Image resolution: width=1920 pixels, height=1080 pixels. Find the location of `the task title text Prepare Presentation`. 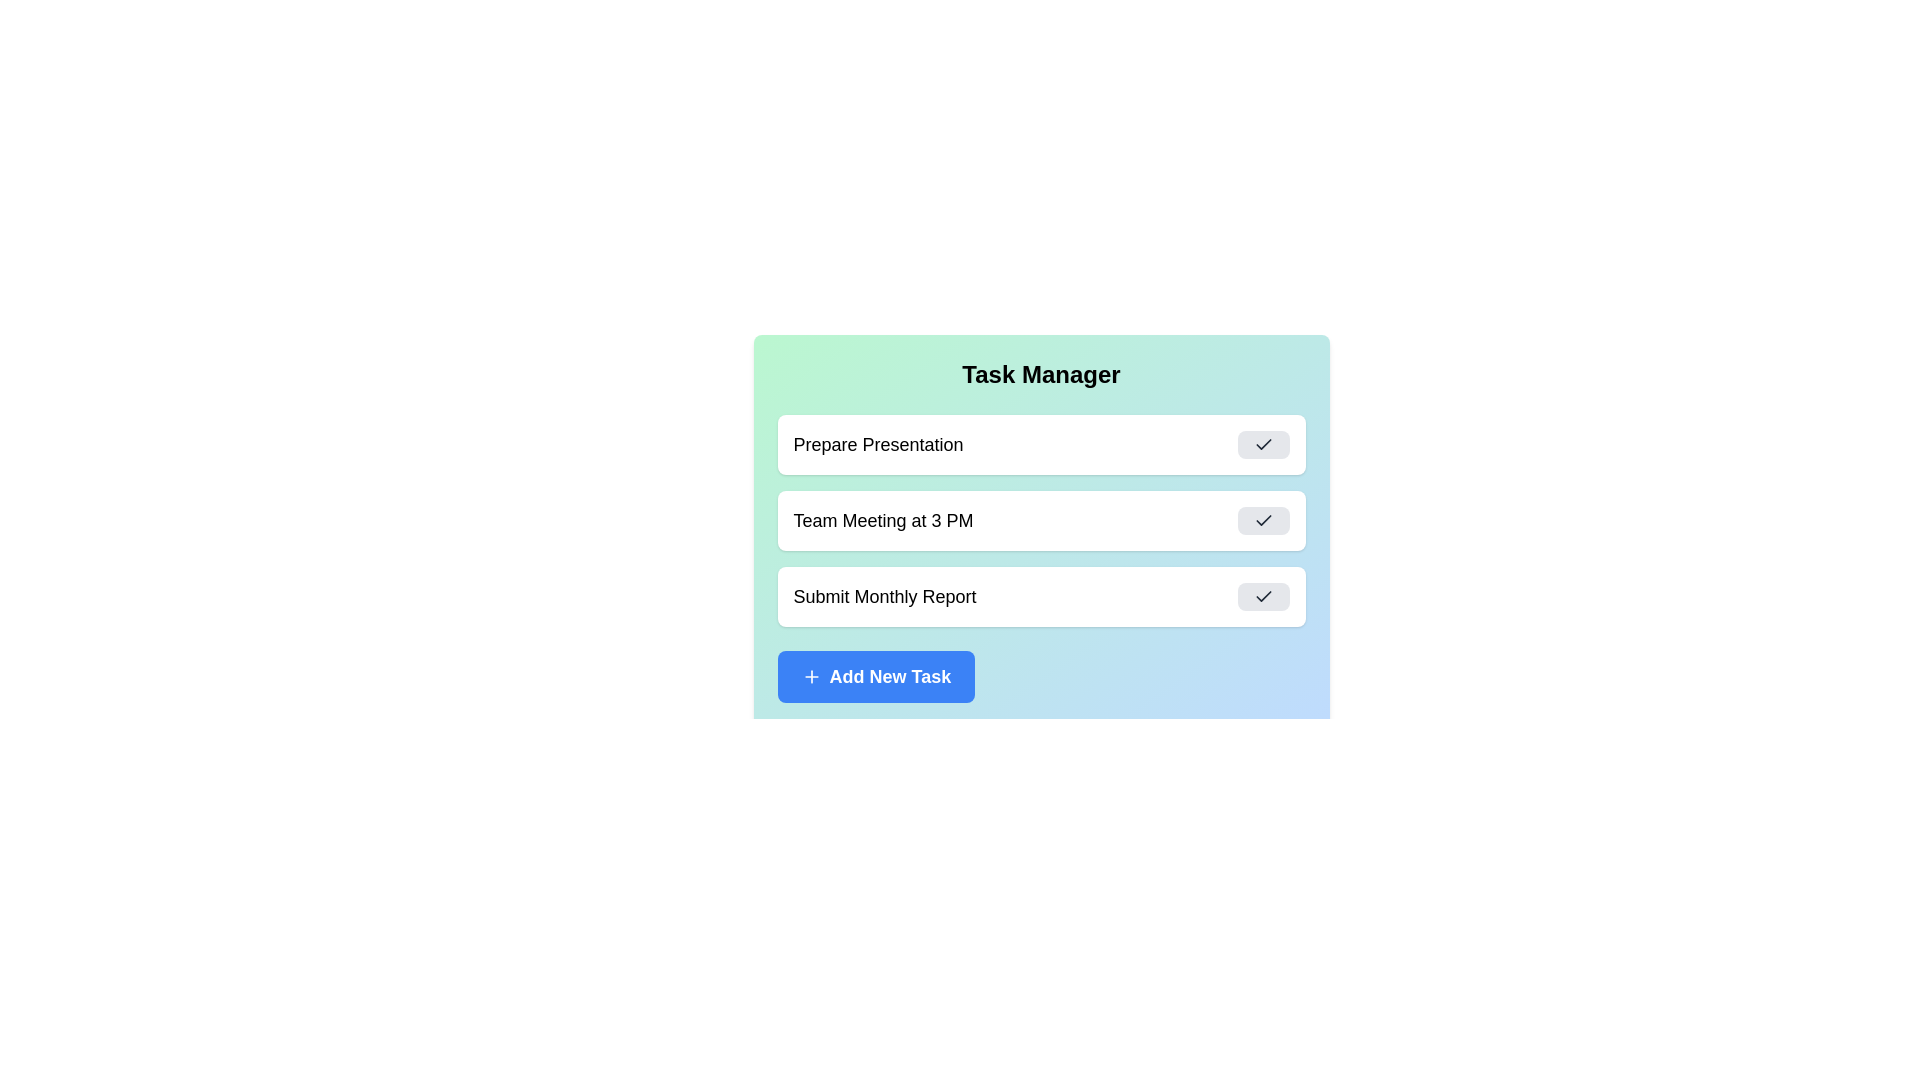

the task title text Prepare Presentation is located at coordinates (878, 443).